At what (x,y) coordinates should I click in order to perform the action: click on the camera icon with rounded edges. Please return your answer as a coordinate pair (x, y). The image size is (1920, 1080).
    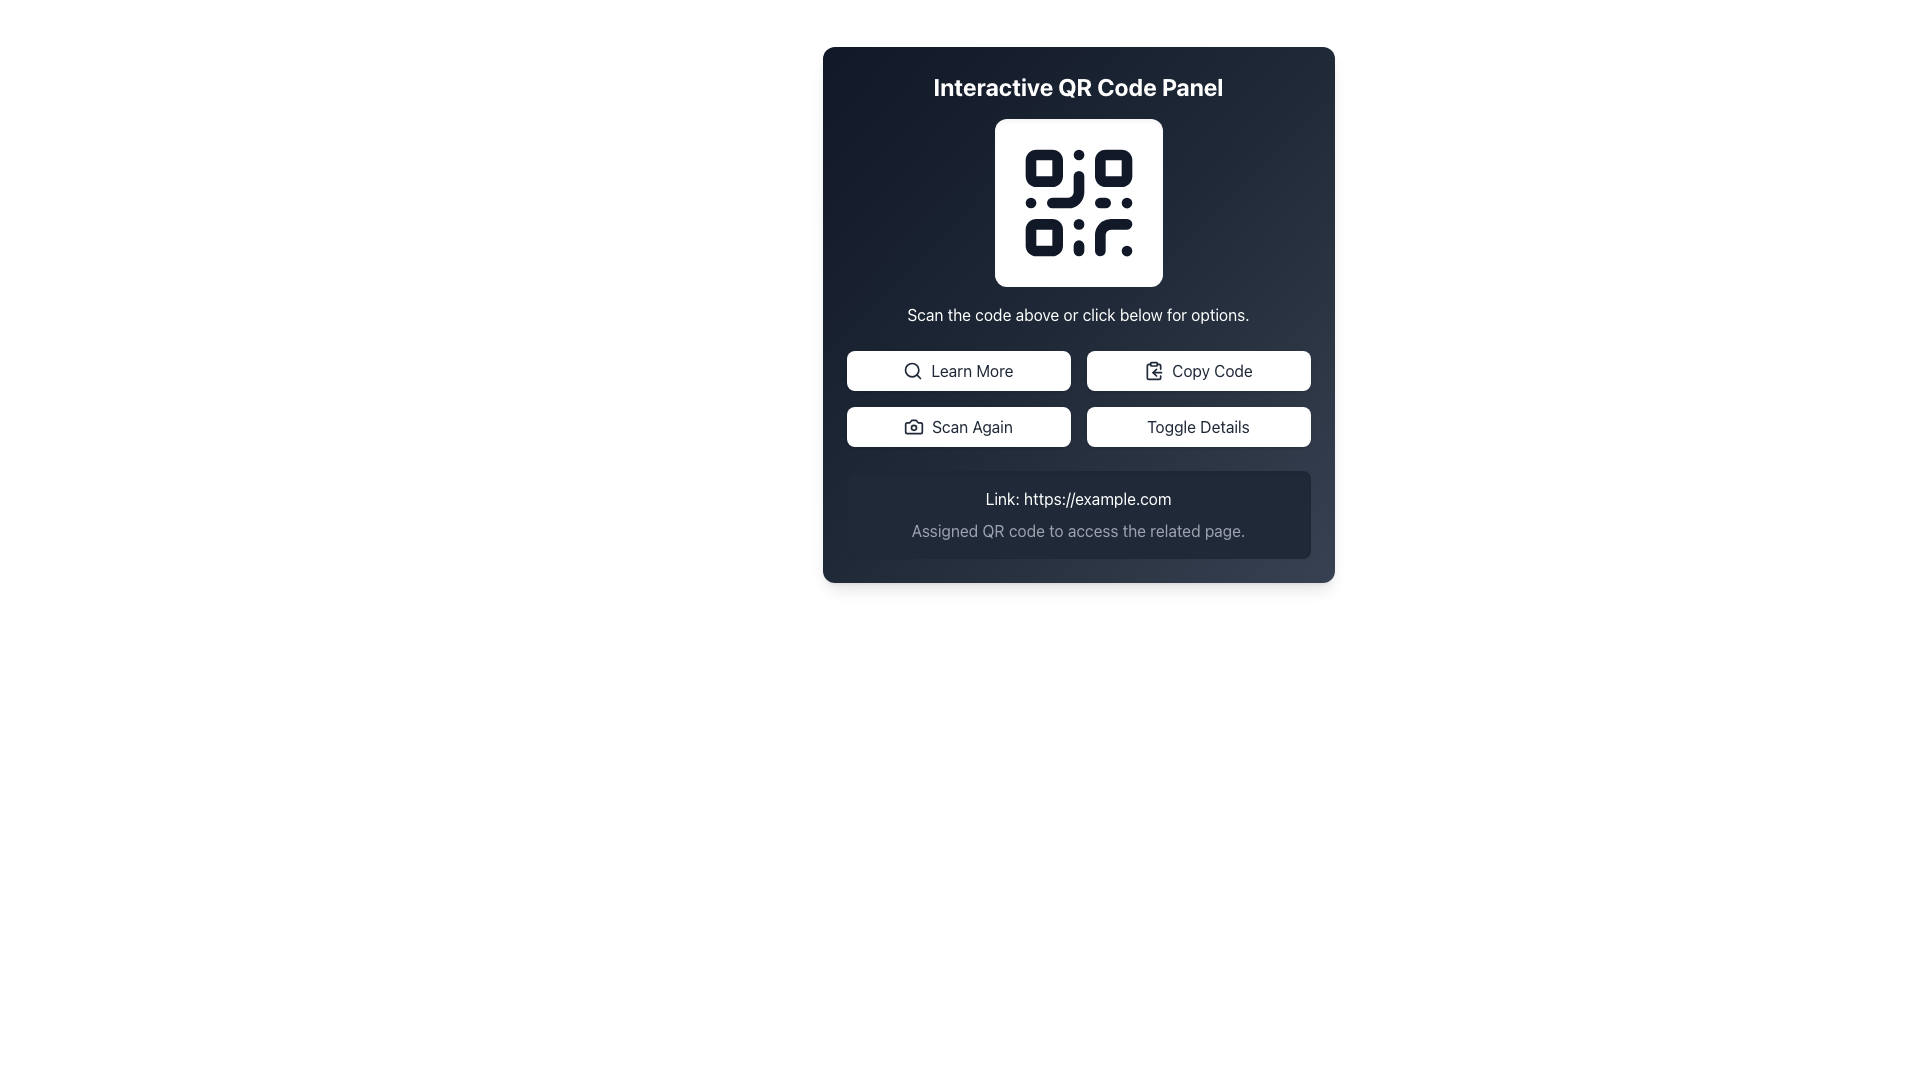
    Looking at the image, I should click on (913, 426).